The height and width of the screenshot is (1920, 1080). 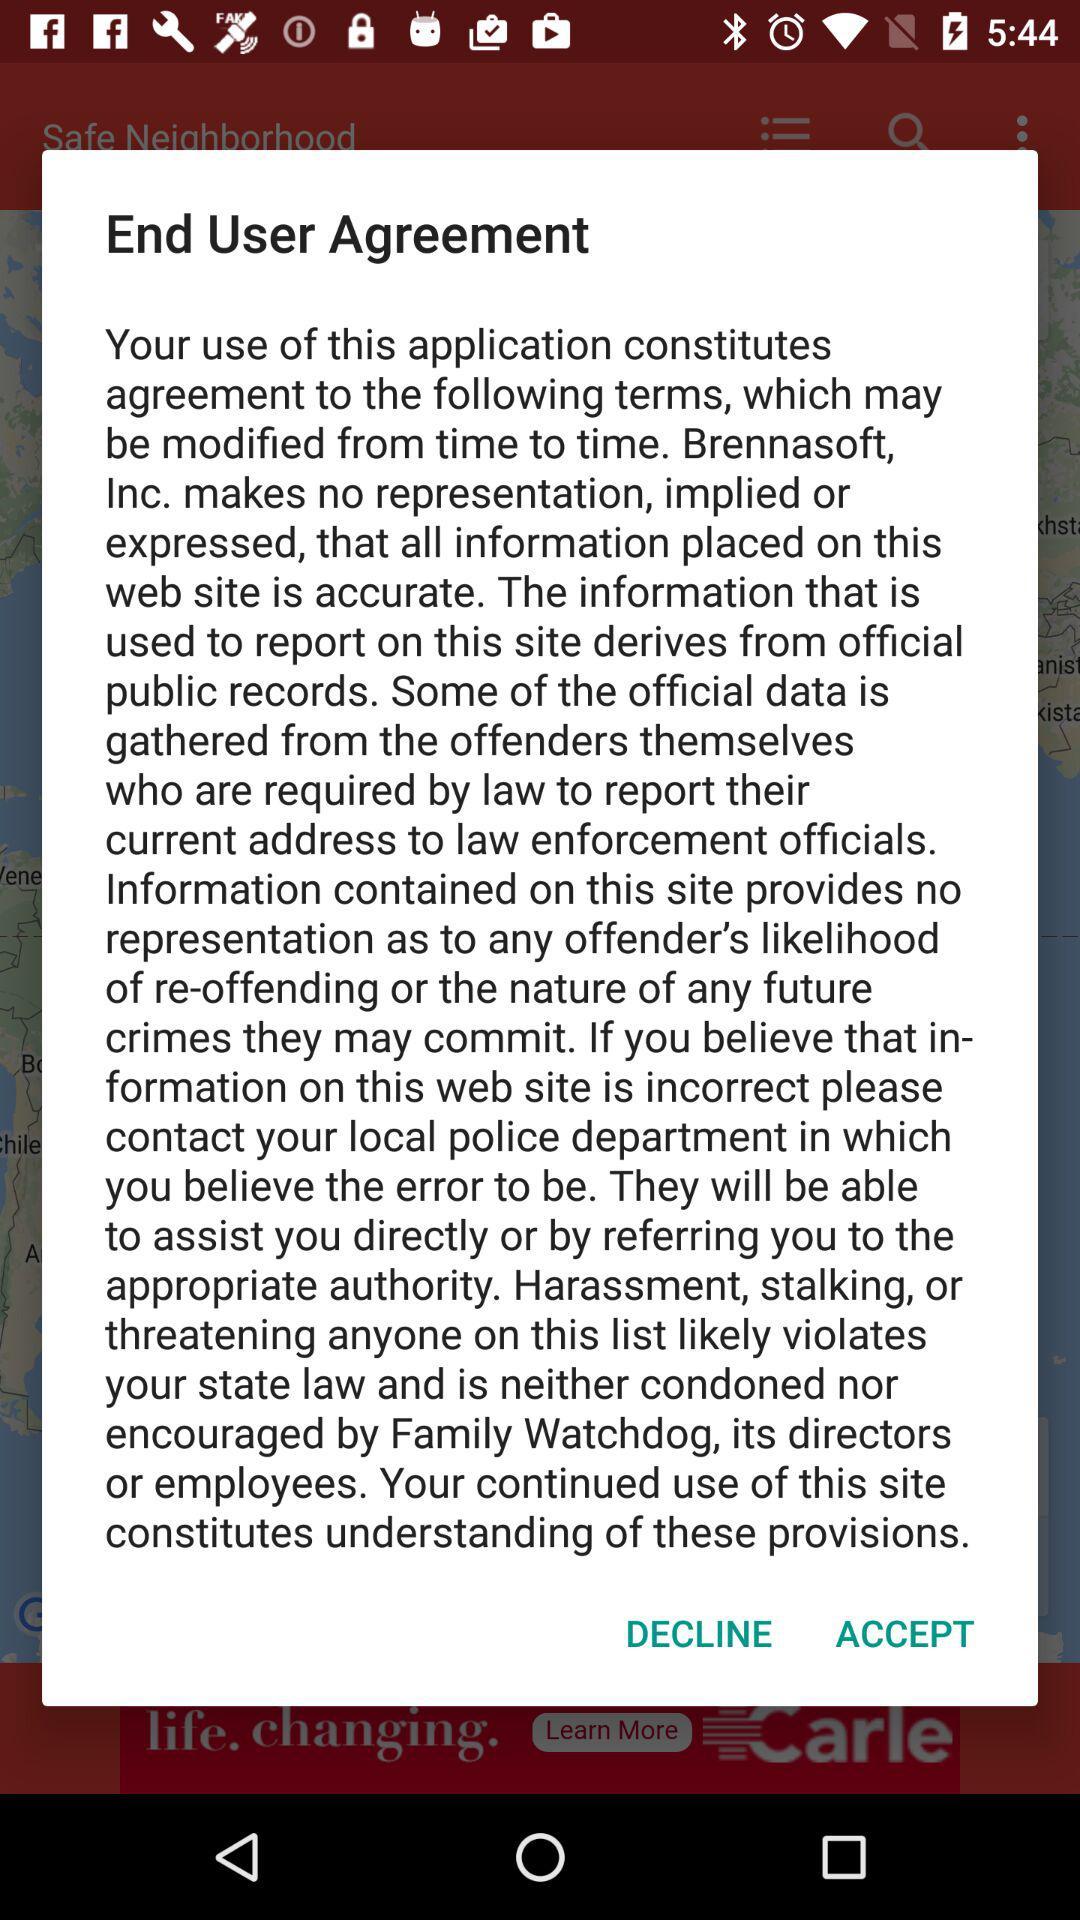 I want to click on icon at the bottom right corner, so click(x=905, y=1632).